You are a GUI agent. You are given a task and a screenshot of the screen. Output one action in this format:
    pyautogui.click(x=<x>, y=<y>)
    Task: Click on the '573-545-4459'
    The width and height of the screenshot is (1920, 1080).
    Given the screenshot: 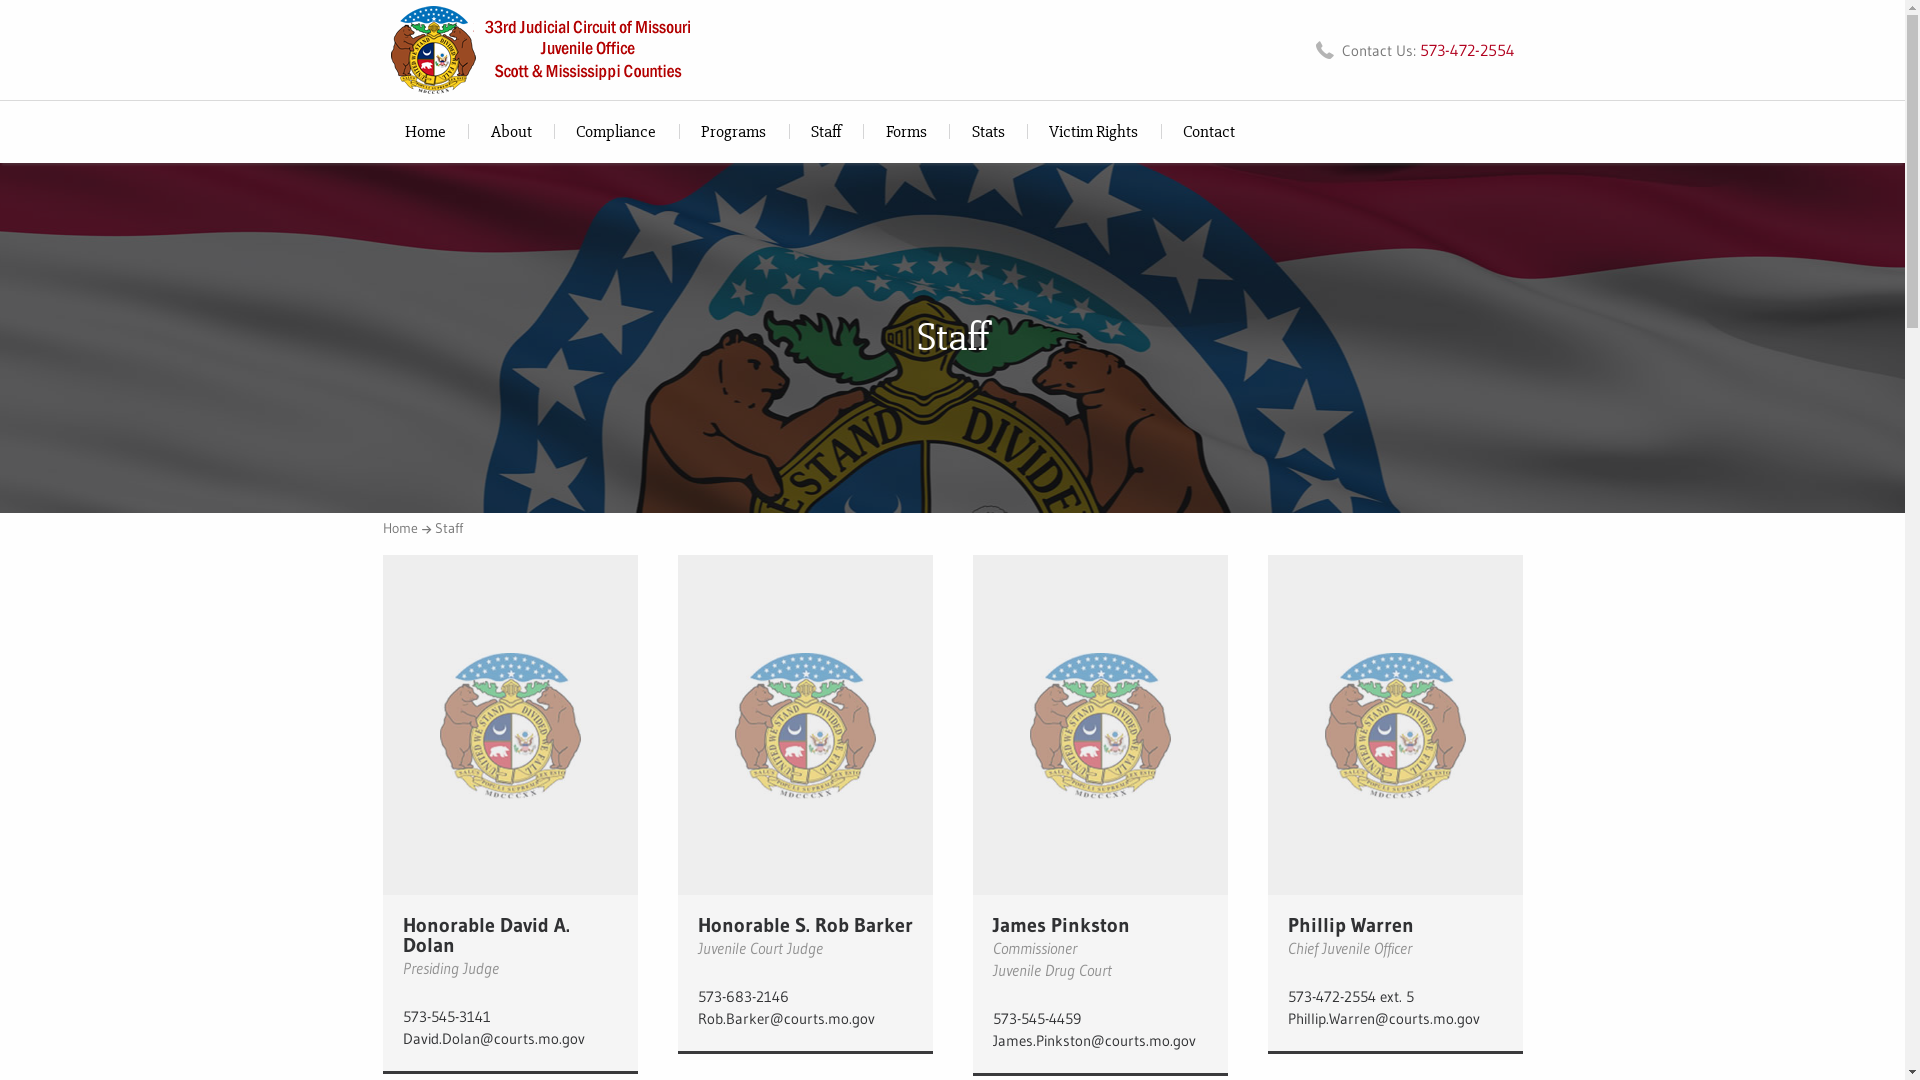 What is the action you would take?
    pyautogui.click(x=1098, y=1019)
    